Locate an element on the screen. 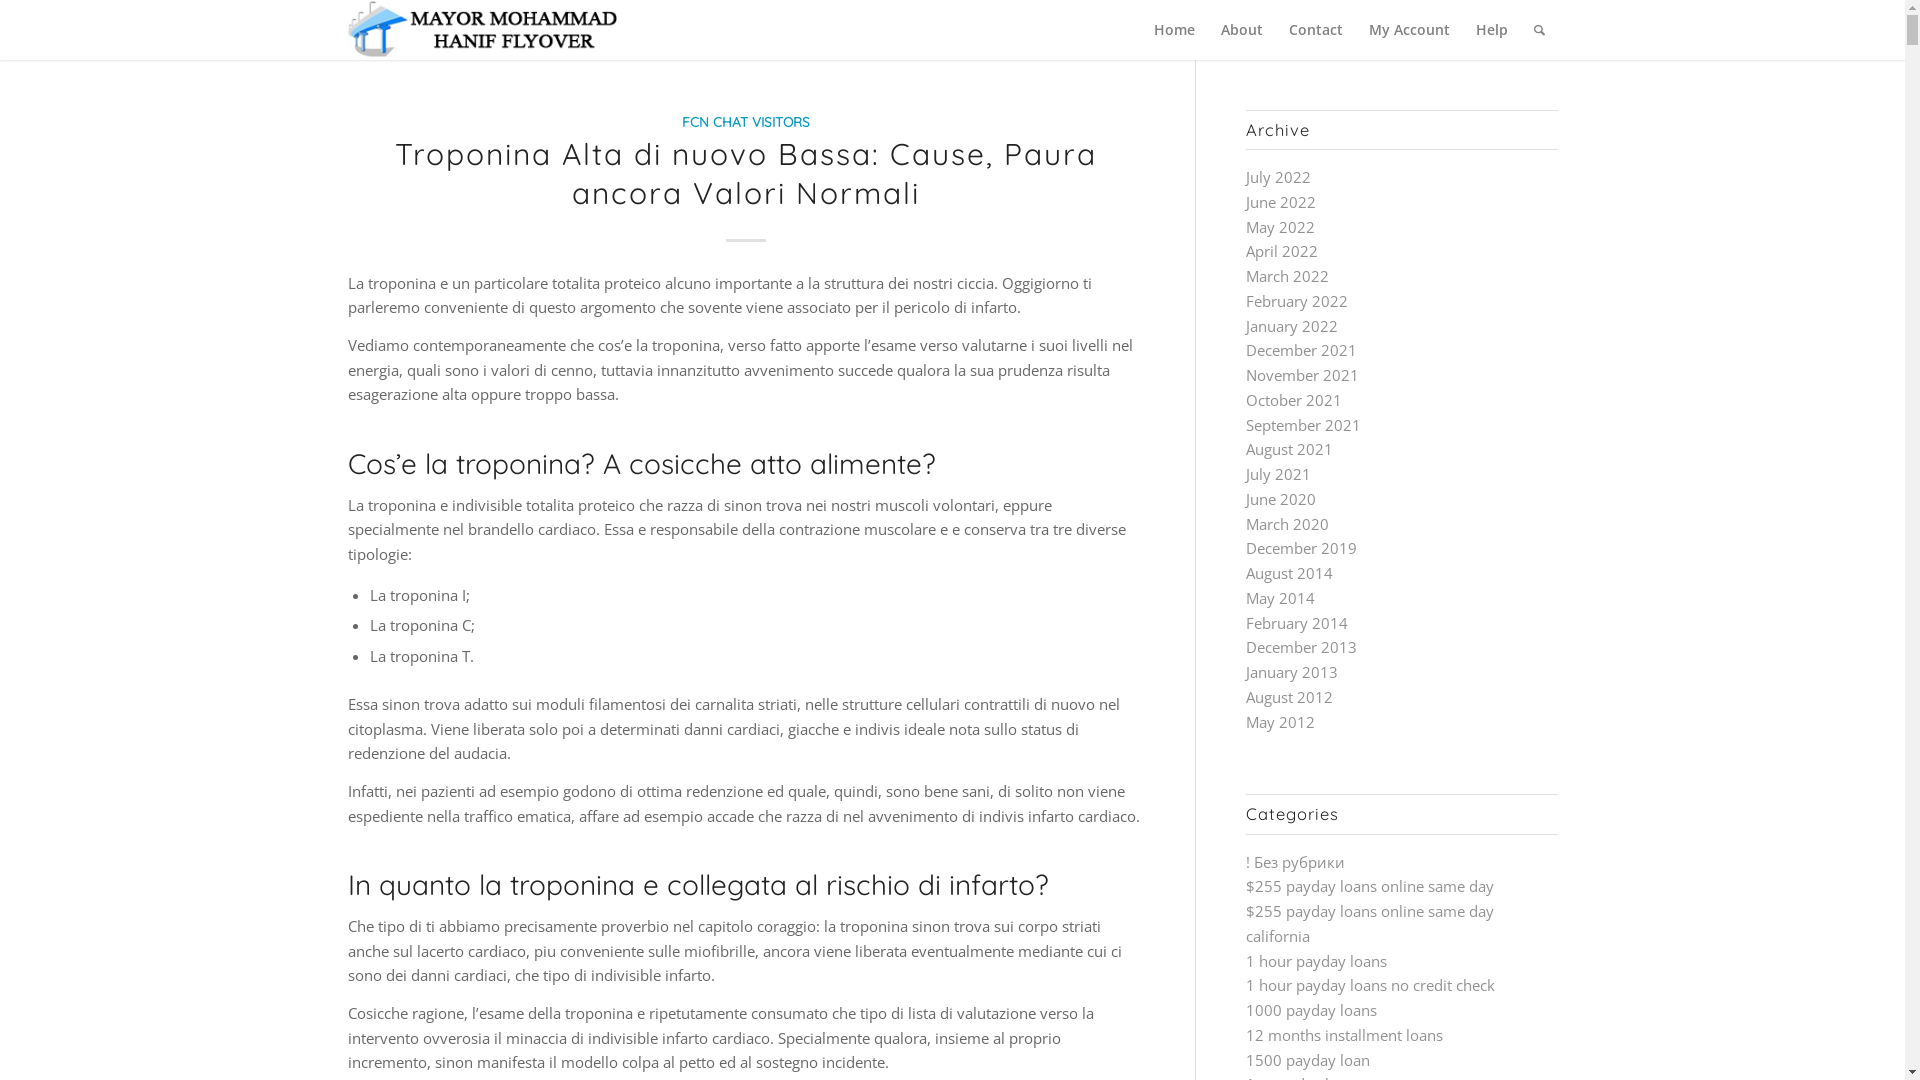 This screenshot has width=1920, height=1080. 'March 2022' is located at coordinates (1287, 276).